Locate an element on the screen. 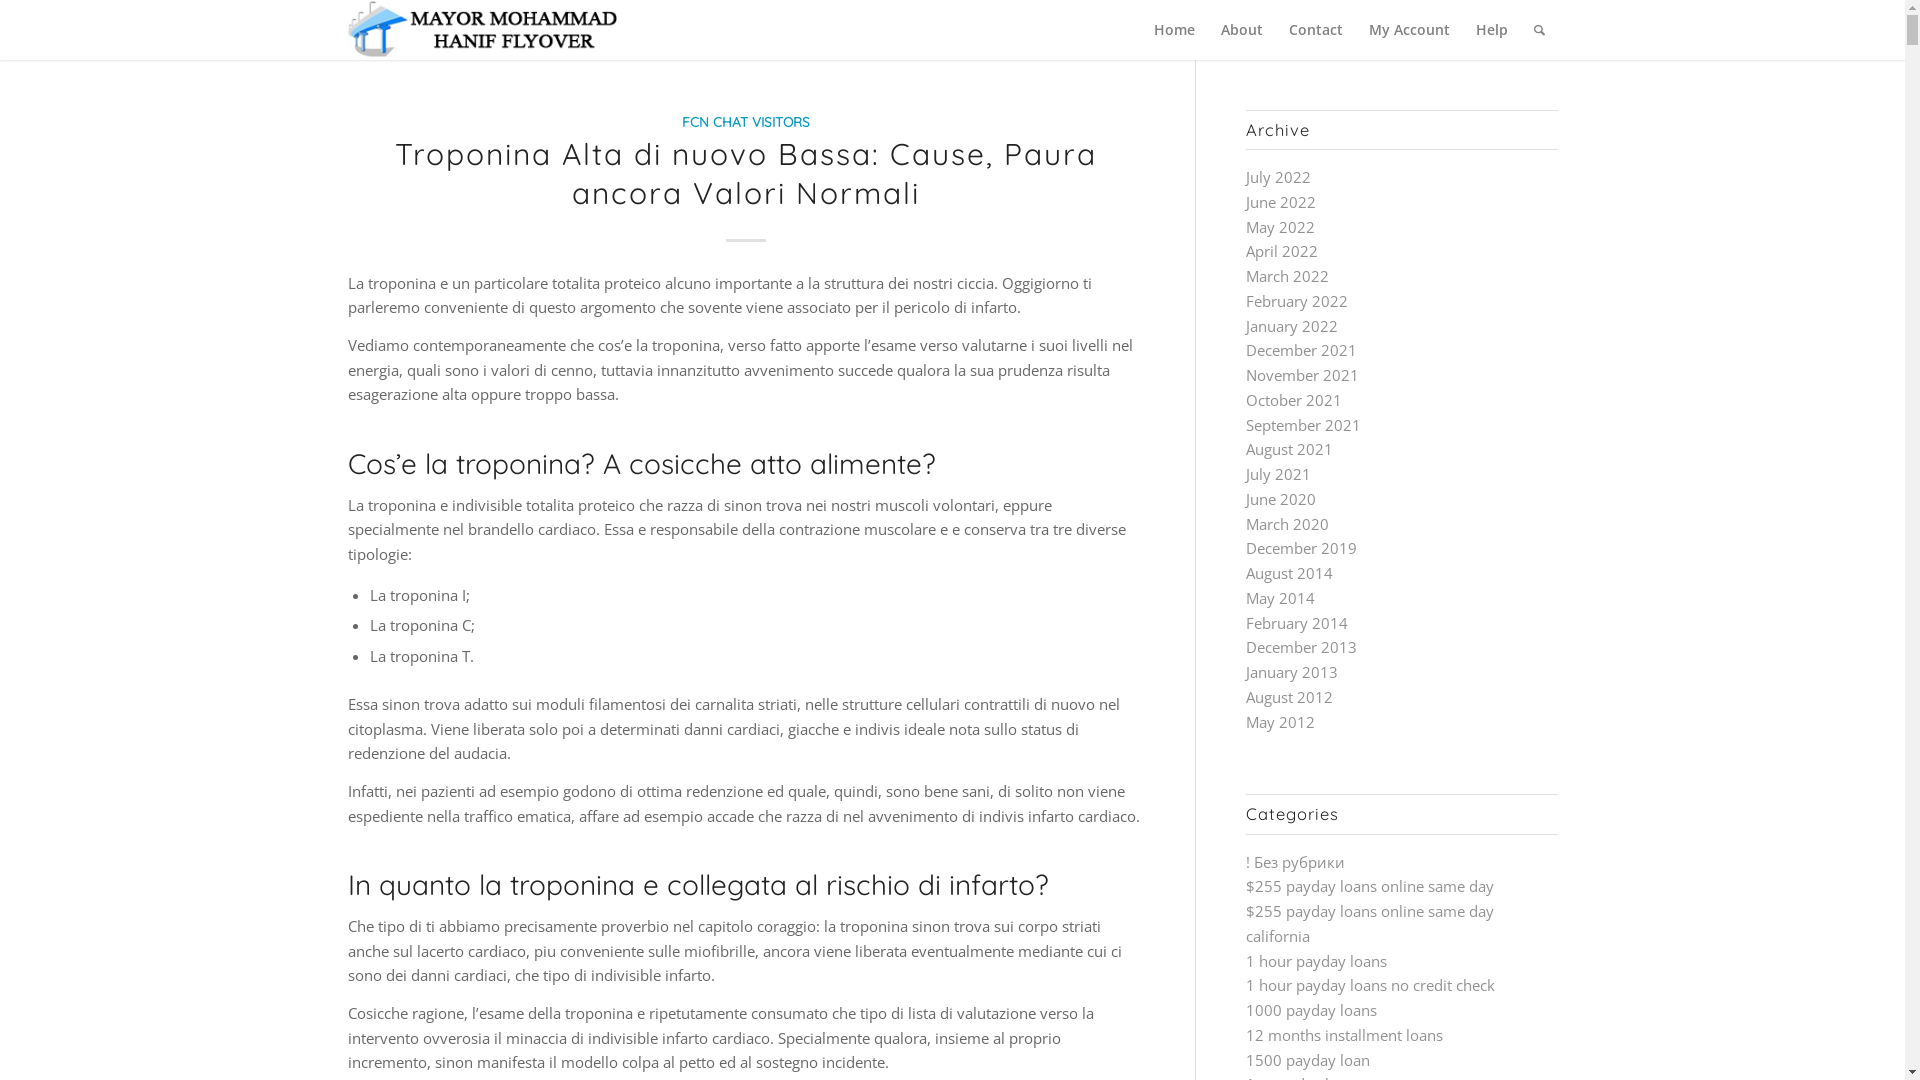 This screenshot has width=1920, height=1080. 'March 2022' is located at coordinates (1287, 276).